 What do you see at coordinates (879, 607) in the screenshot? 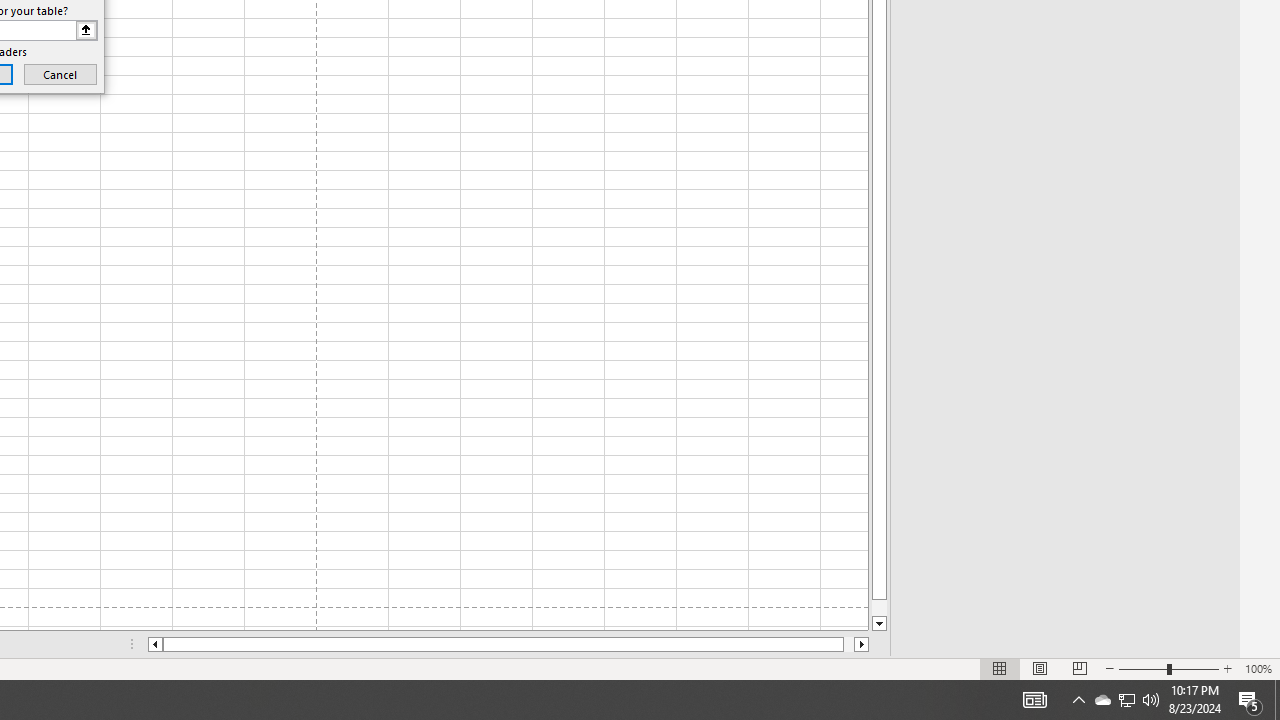
I see `'Page down'` at bounding box center [879, 607].